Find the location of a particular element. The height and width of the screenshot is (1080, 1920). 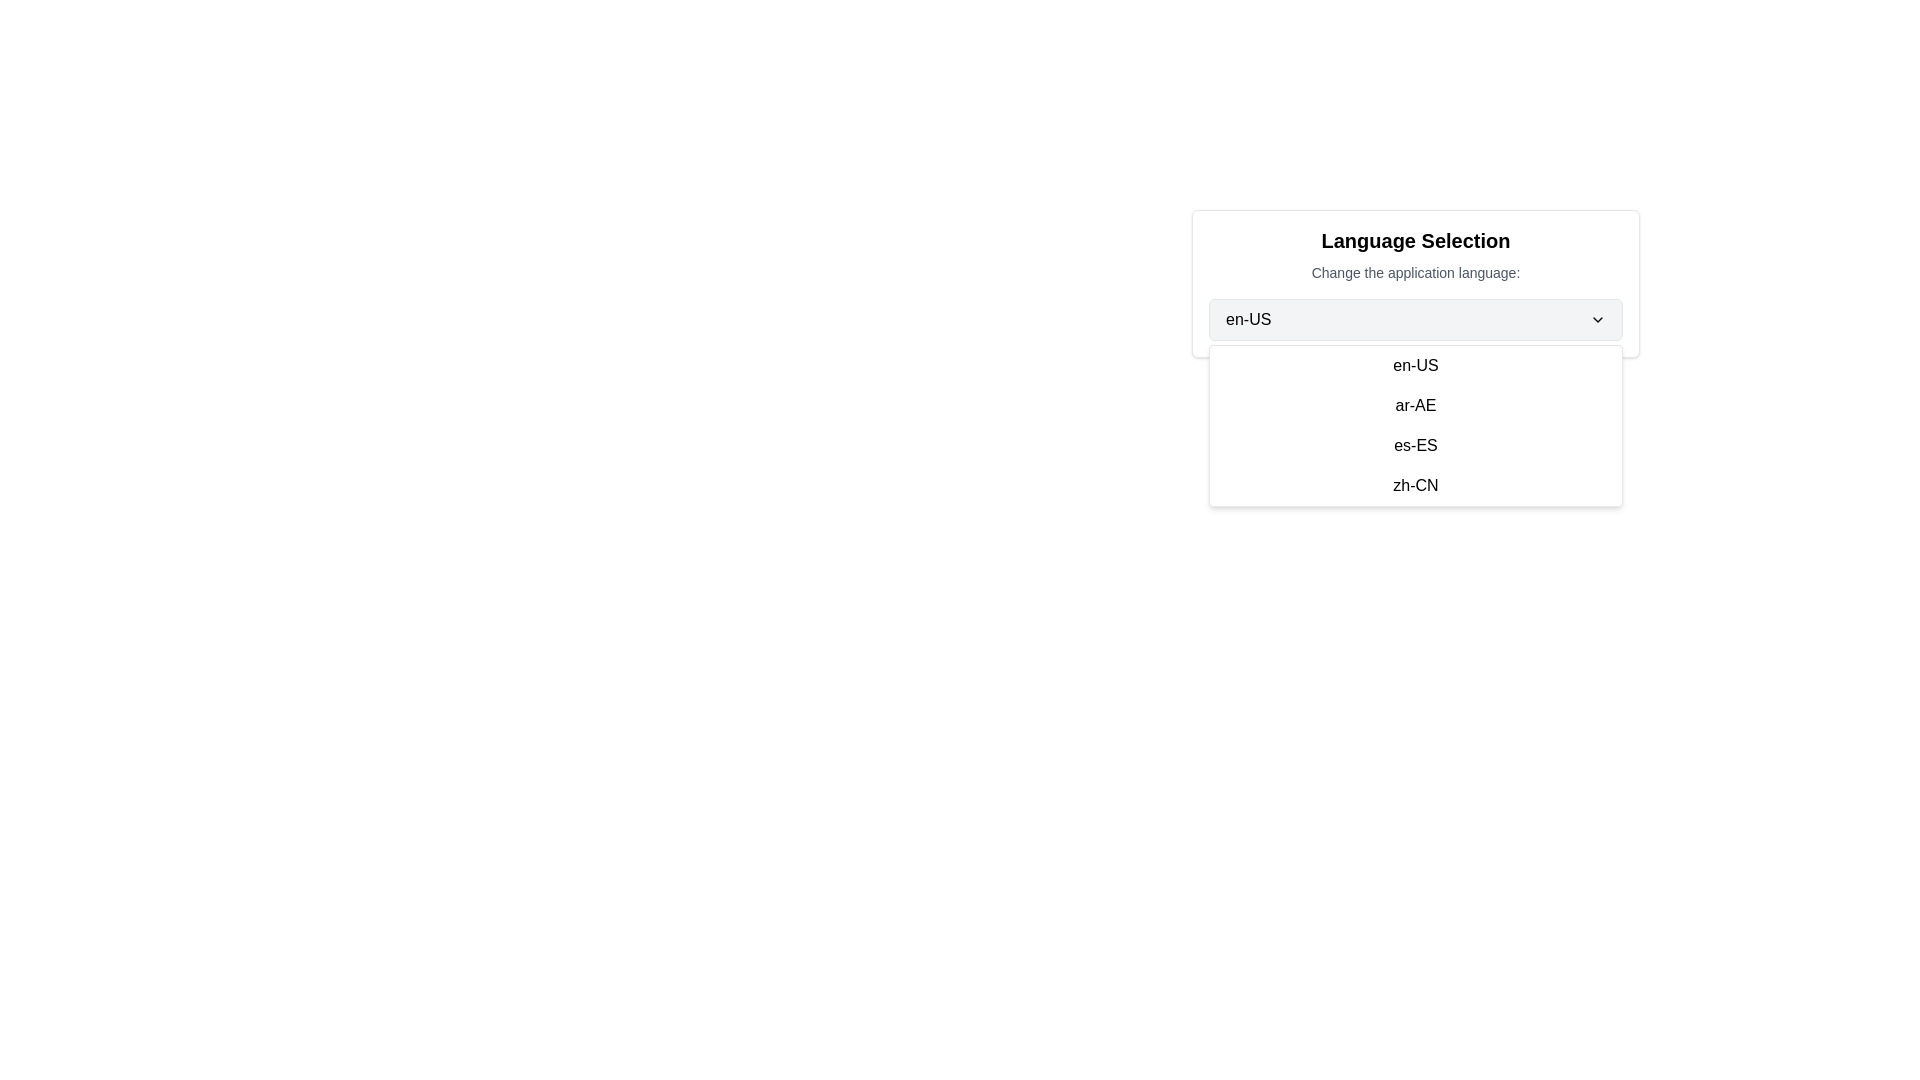

the 'en-US' language option in the dropdown menu is located at coordinates (1415, 366).